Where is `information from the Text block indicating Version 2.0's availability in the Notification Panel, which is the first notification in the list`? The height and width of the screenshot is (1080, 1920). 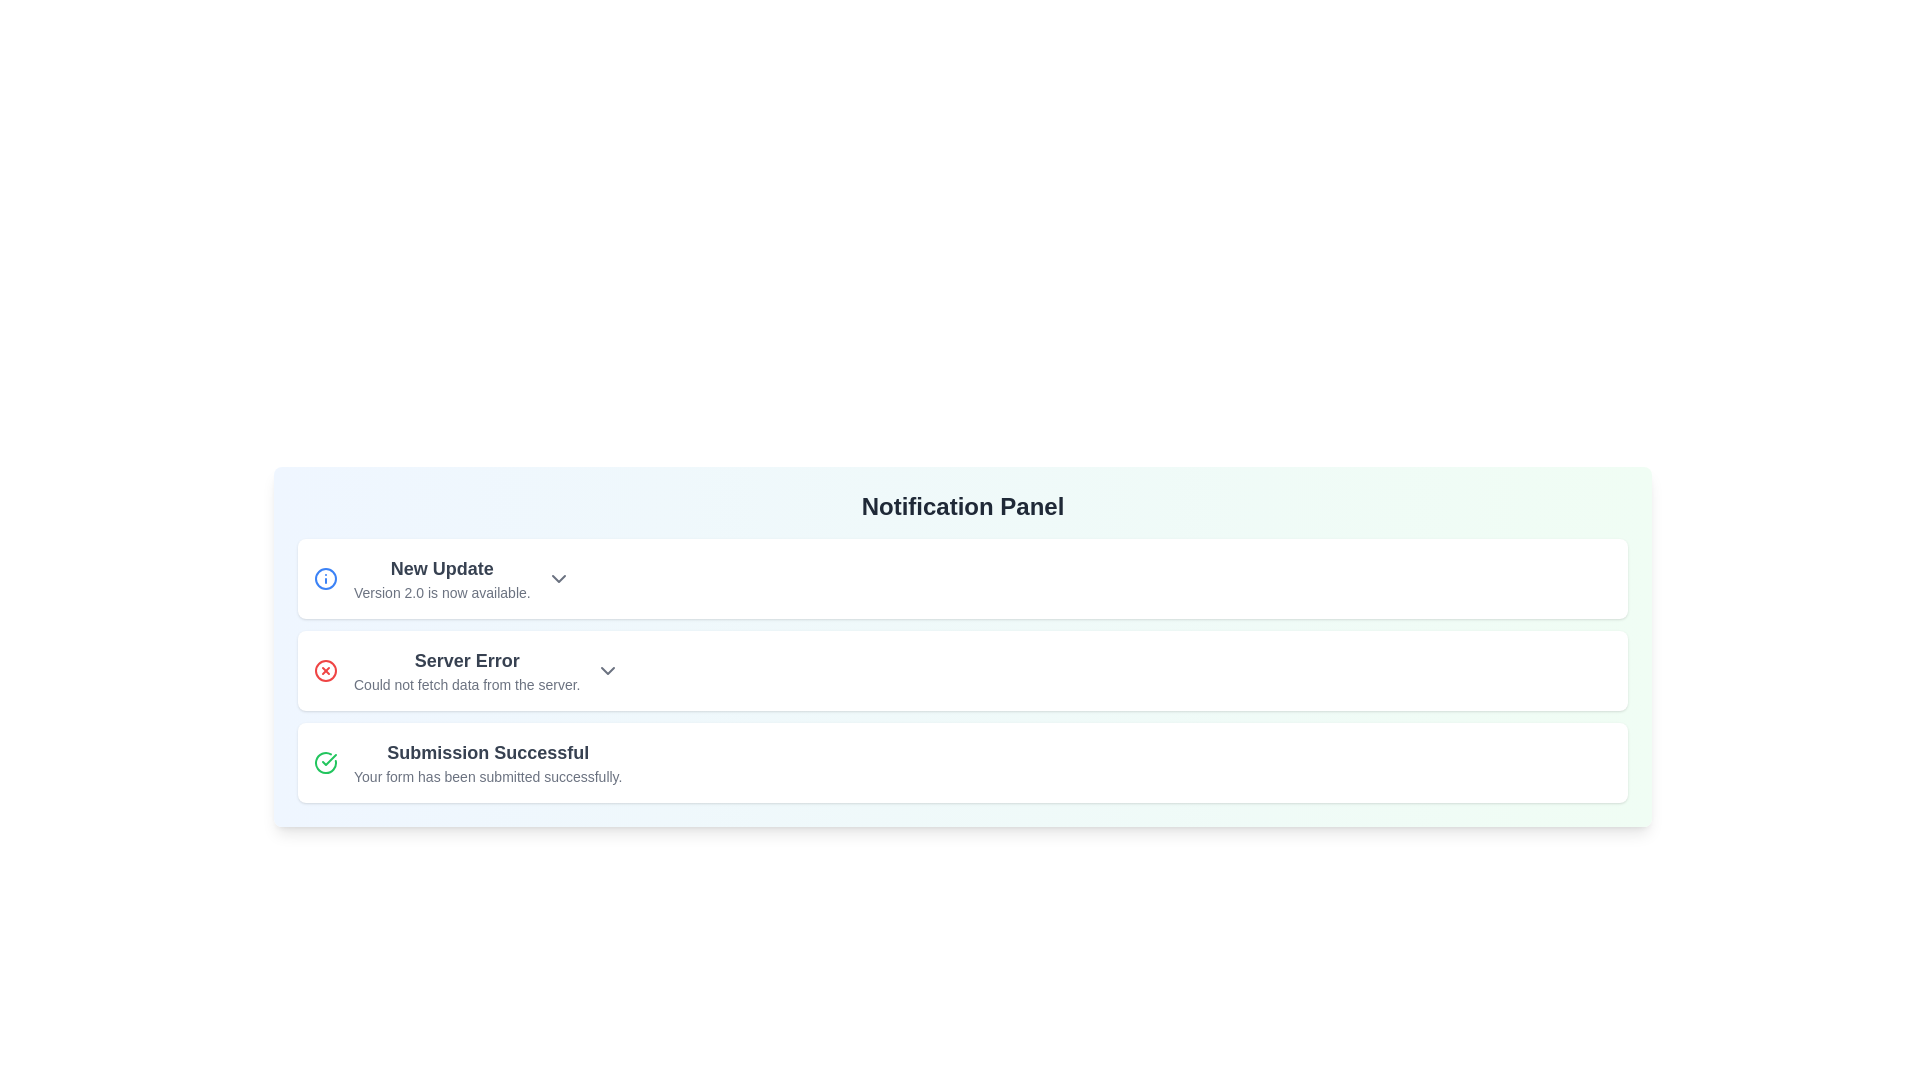 information from the Text block indicating Version 2.0's availability in the Notification Panel, which is the first notification in the list is located at coordinates (441, 578).